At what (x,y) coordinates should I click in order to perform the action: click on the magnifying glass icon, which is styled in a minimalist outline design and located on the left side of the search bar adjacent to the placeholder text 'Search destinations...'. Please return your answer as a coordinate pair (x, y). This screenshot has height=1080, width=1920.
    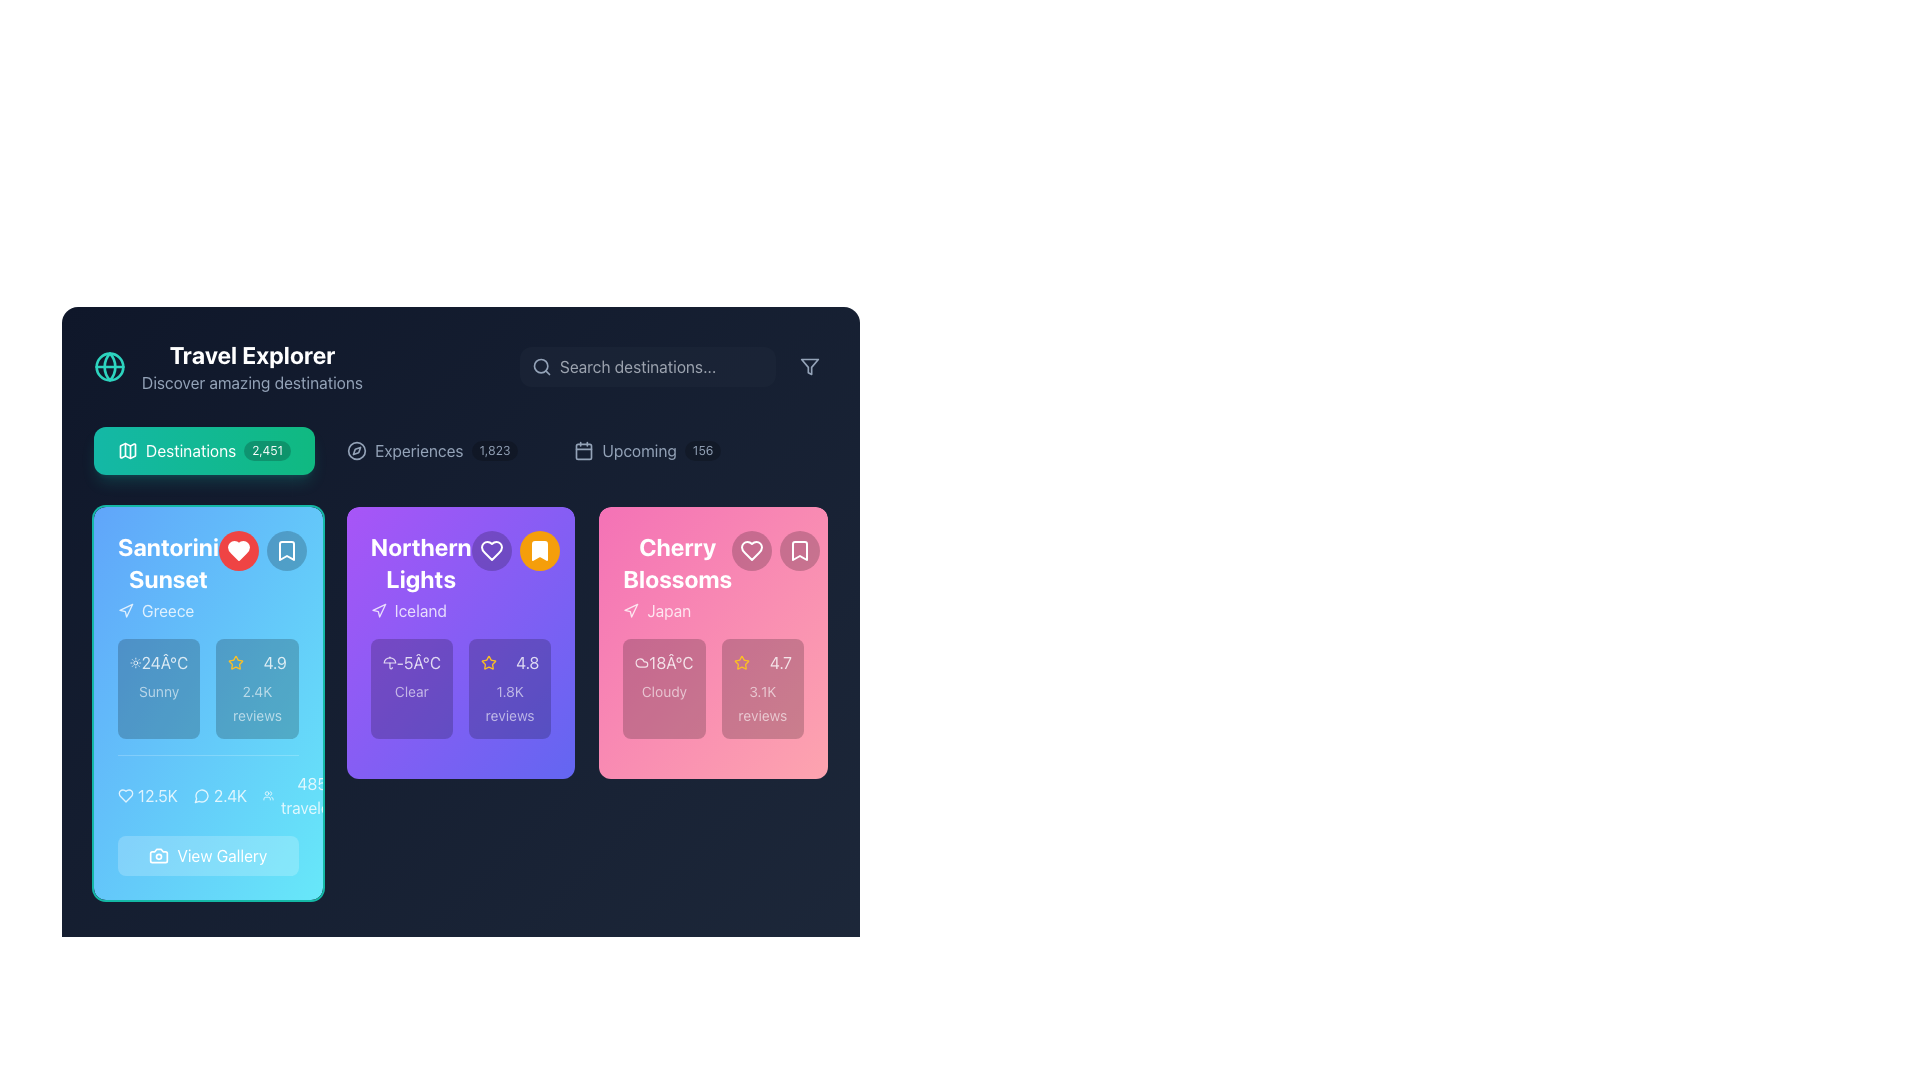
    Looking at the image, I should click on (542, 366).